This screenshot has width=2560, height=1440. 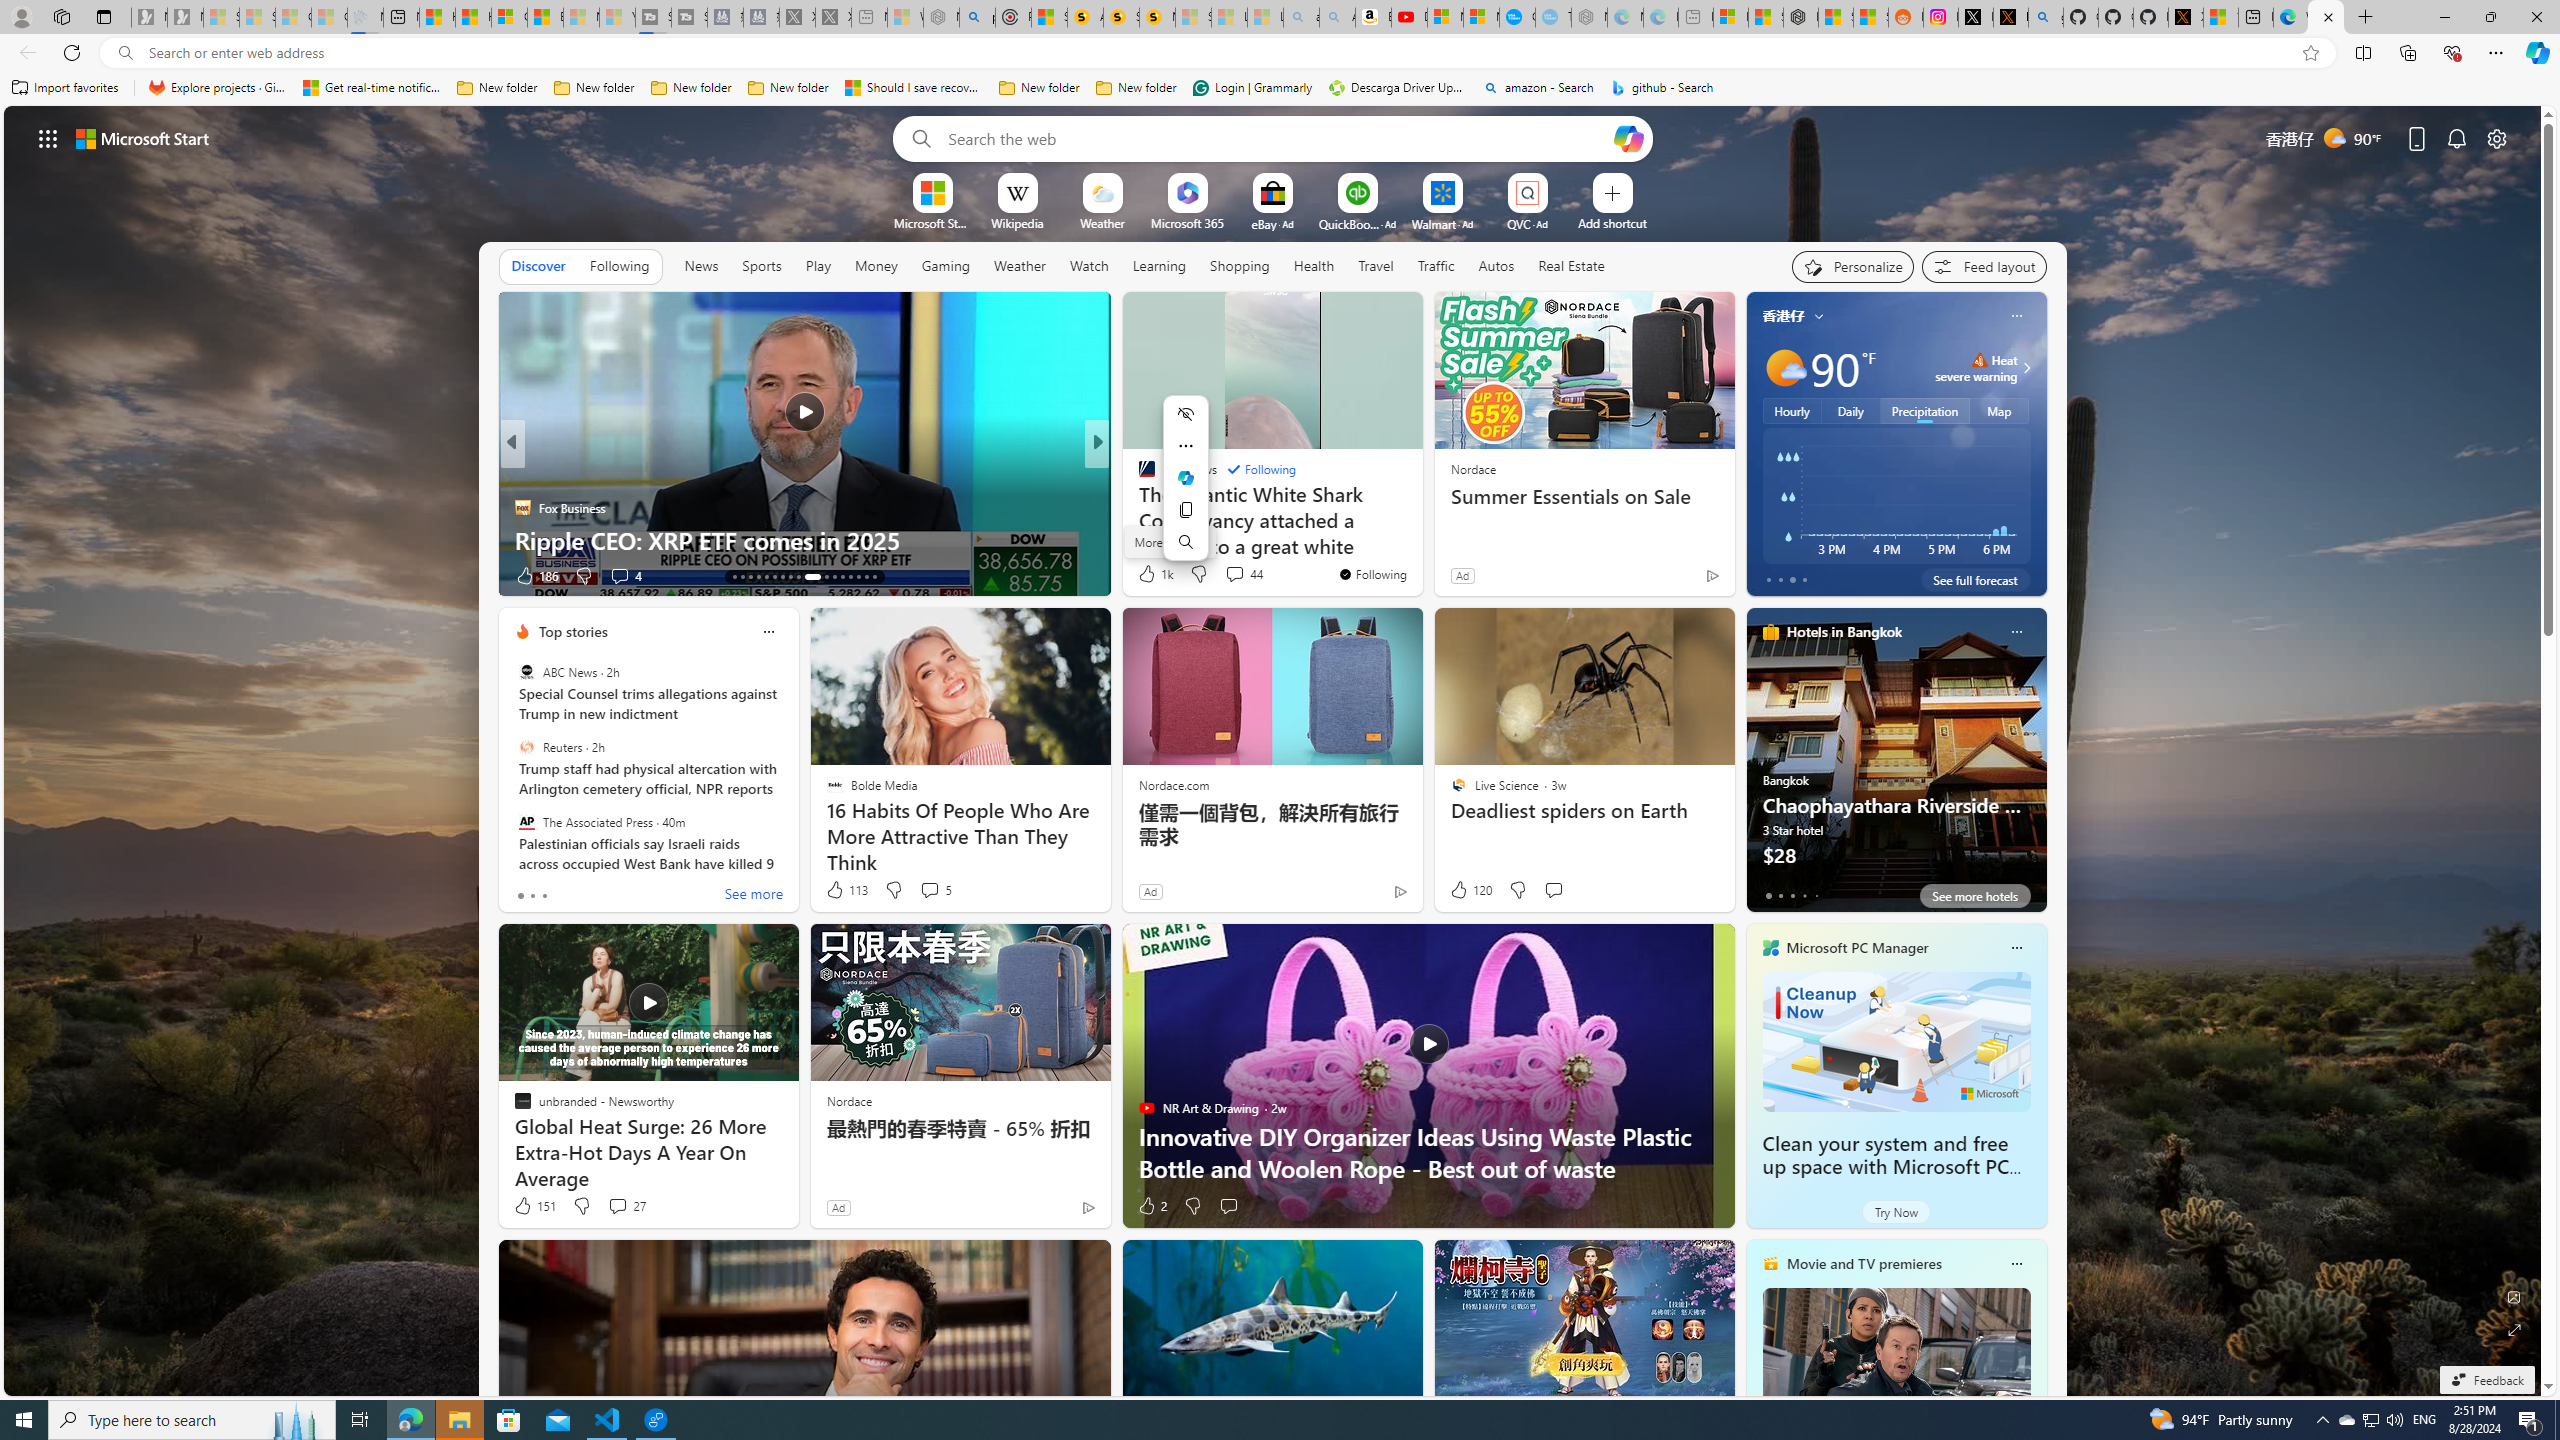 What do you see at coordinates (535, 575) in the screenshot?
I see `'186 Like'` at bounding box center [535, 575].